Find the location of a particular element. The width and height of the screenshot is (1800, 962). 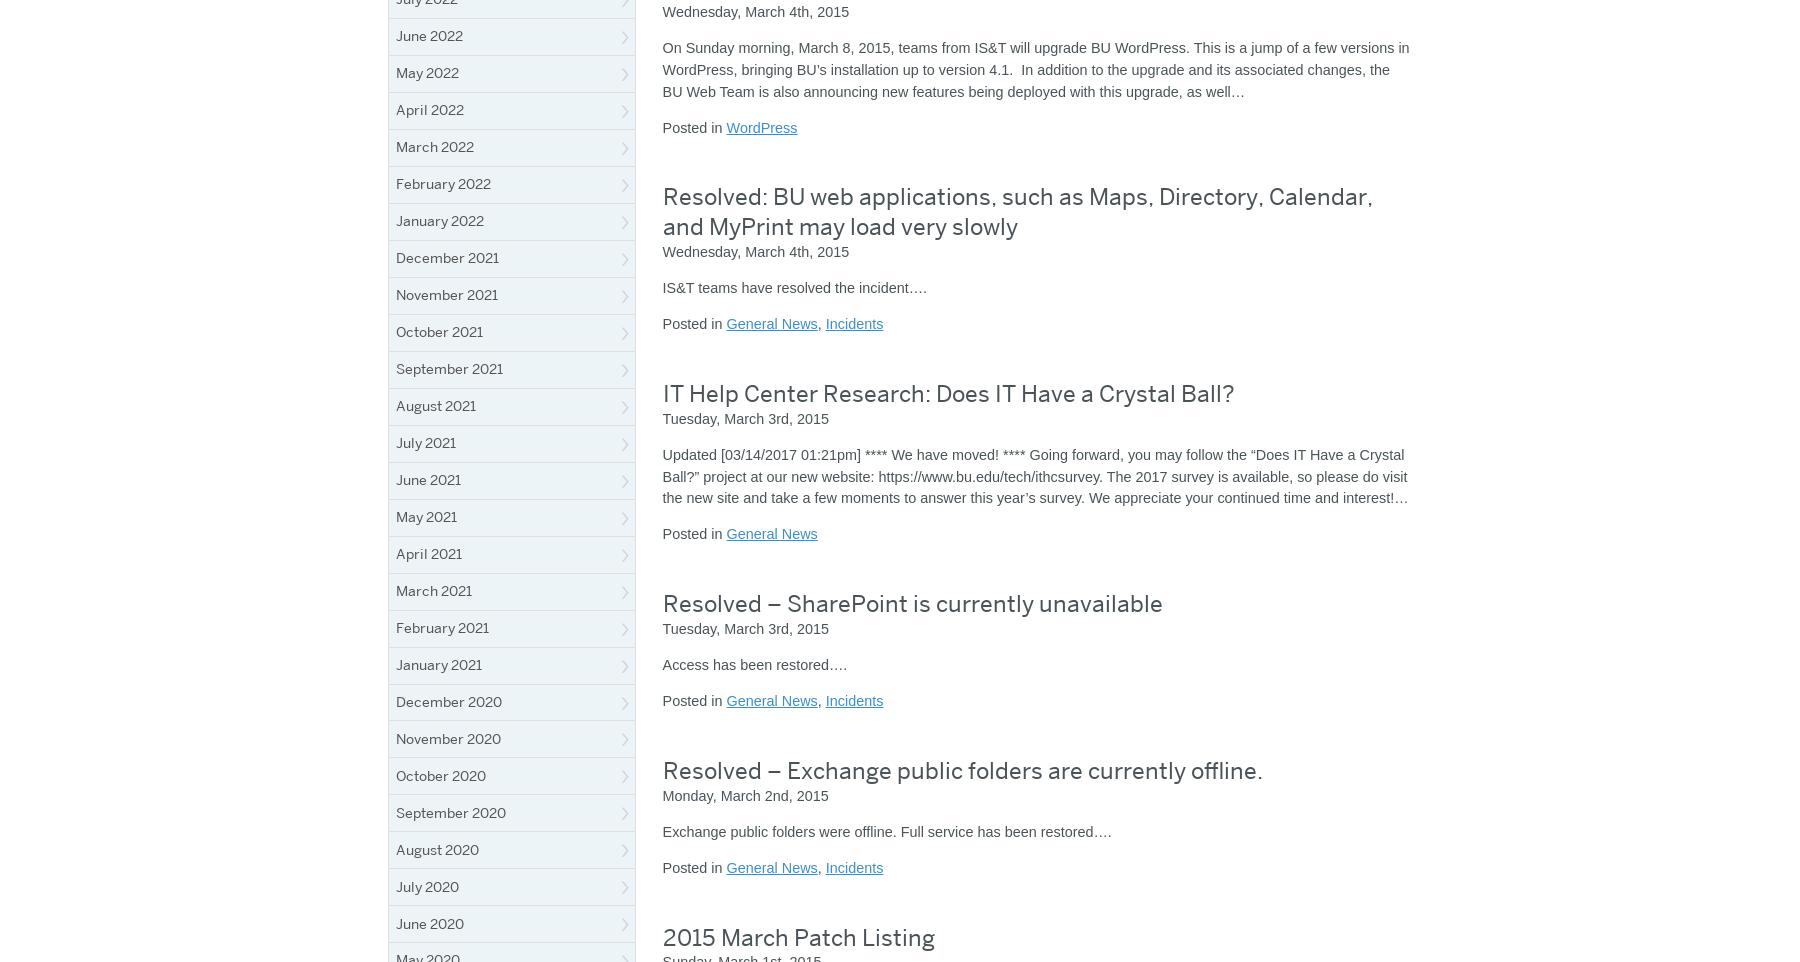

'April 2022' is located at coordinates (430, 108).